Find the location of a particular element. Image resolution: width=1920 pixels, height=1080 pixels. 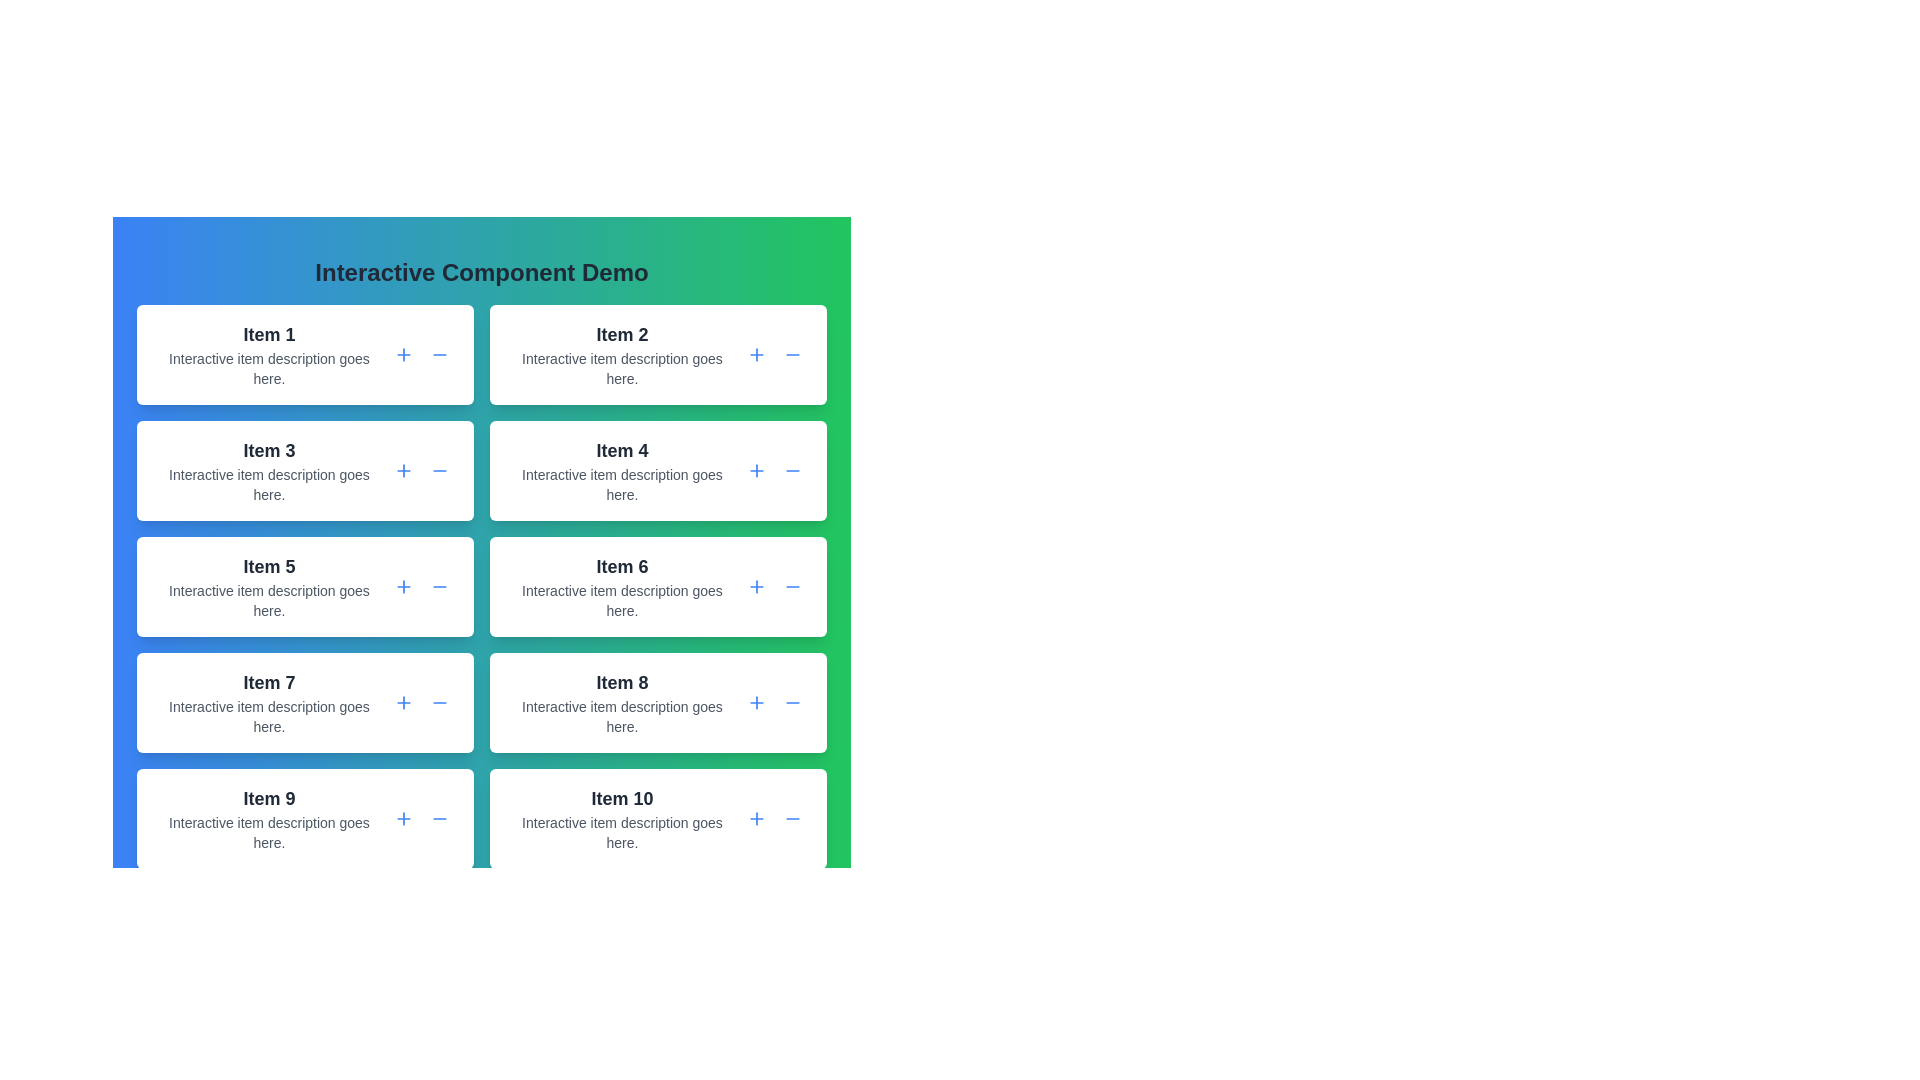

the static text label displaying 'Item 2', which is styled in a larger bold font and centrally aligned within the top-right card of a grid layout is located at coordinates (621, 334).